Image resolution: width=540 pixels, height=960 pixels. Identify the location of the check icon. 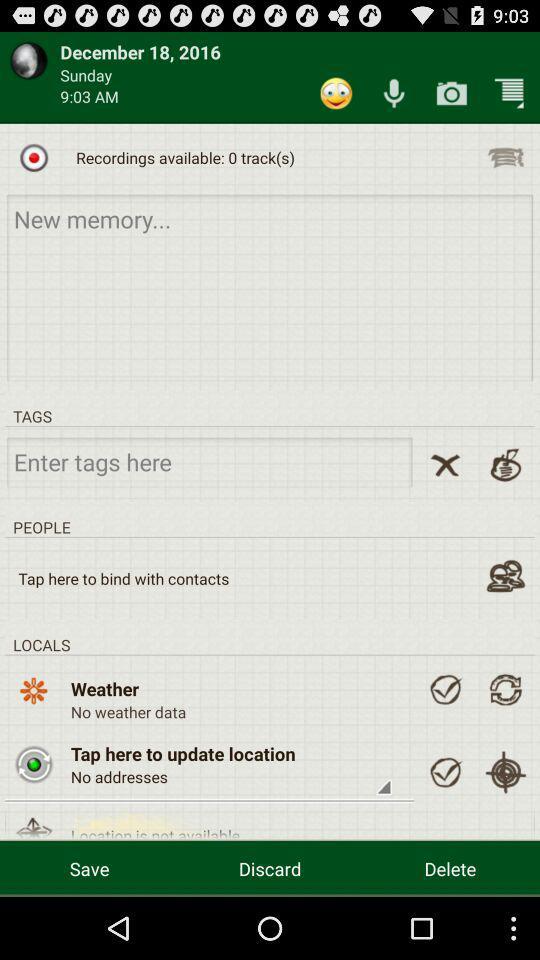
(445, 826).